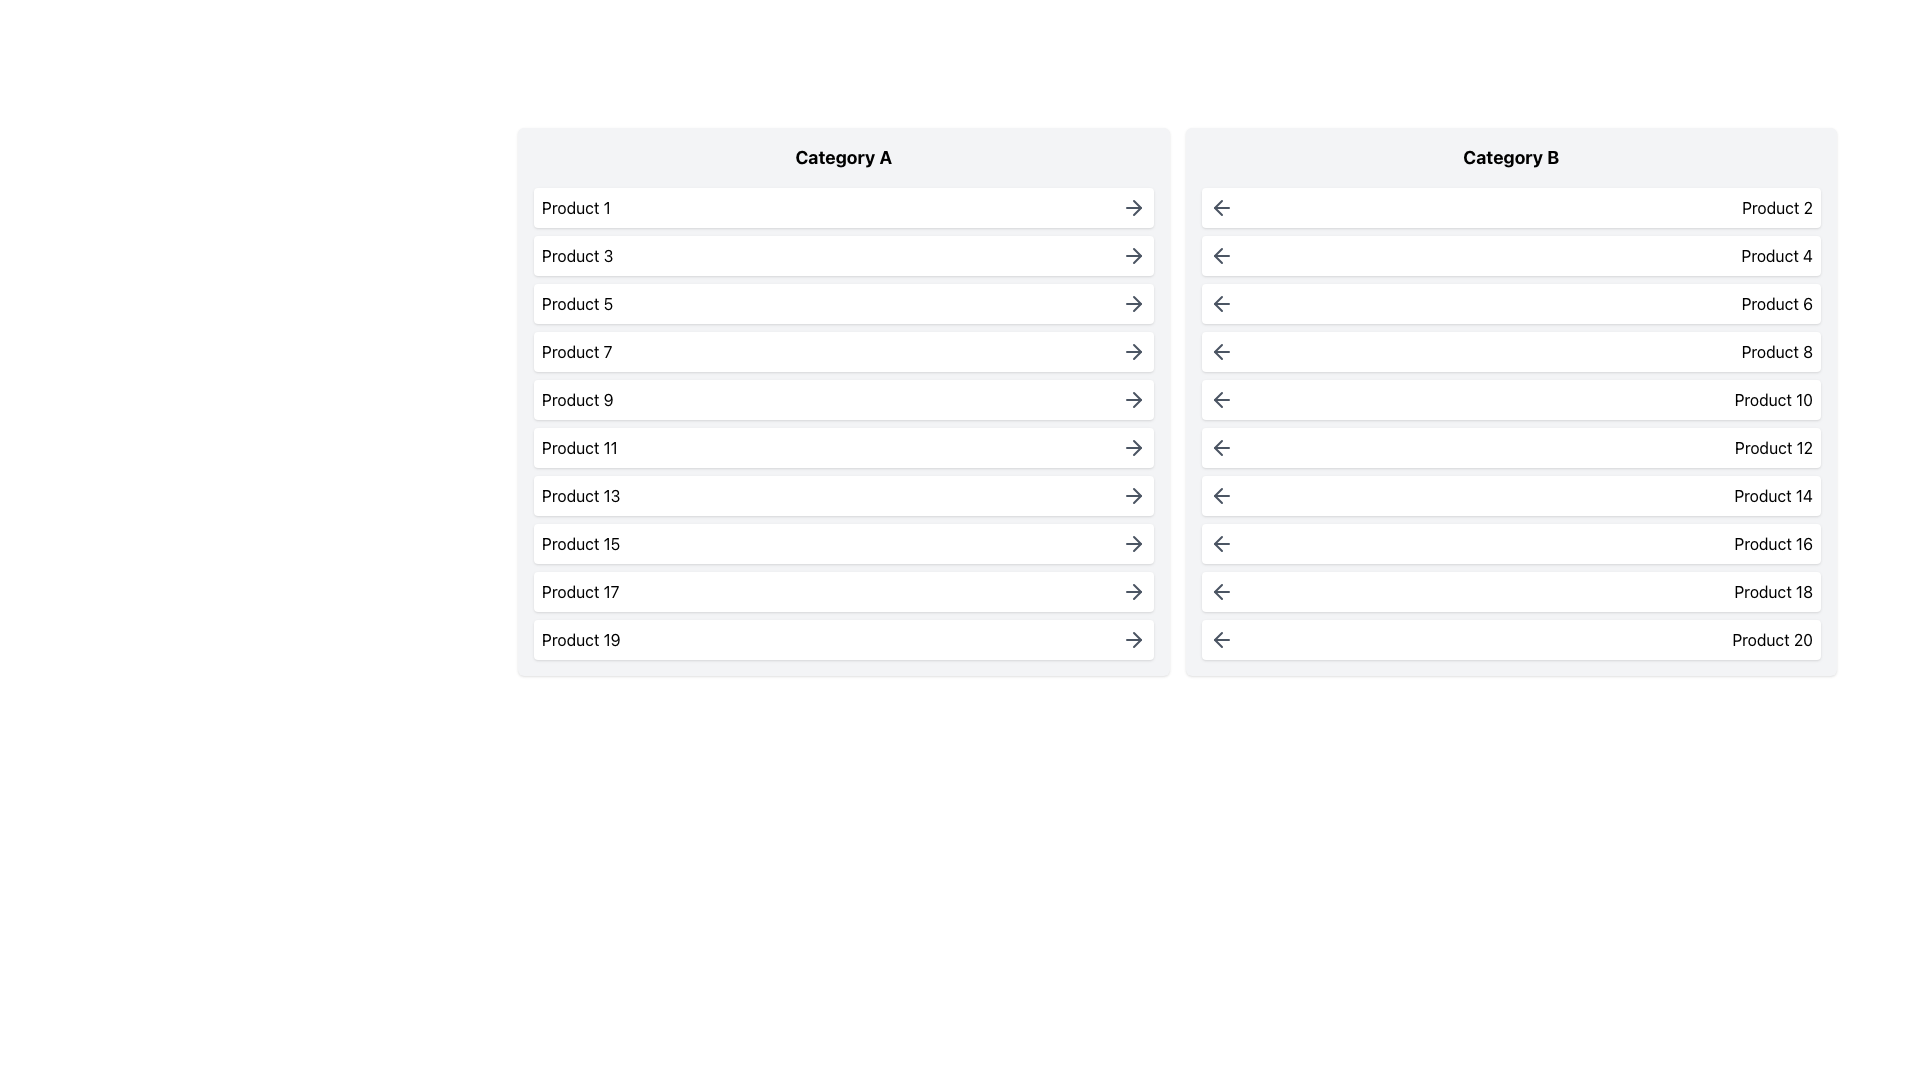 Image resolution: width=1920 pixels, height=1080 pixels. What do you see at coordinates (1137, 350) in the screenshot?
I see `the right-pointing arrow icon in the row labeled 'Product 7' within the 'Category A' section` at bounding box center [1137, 350].